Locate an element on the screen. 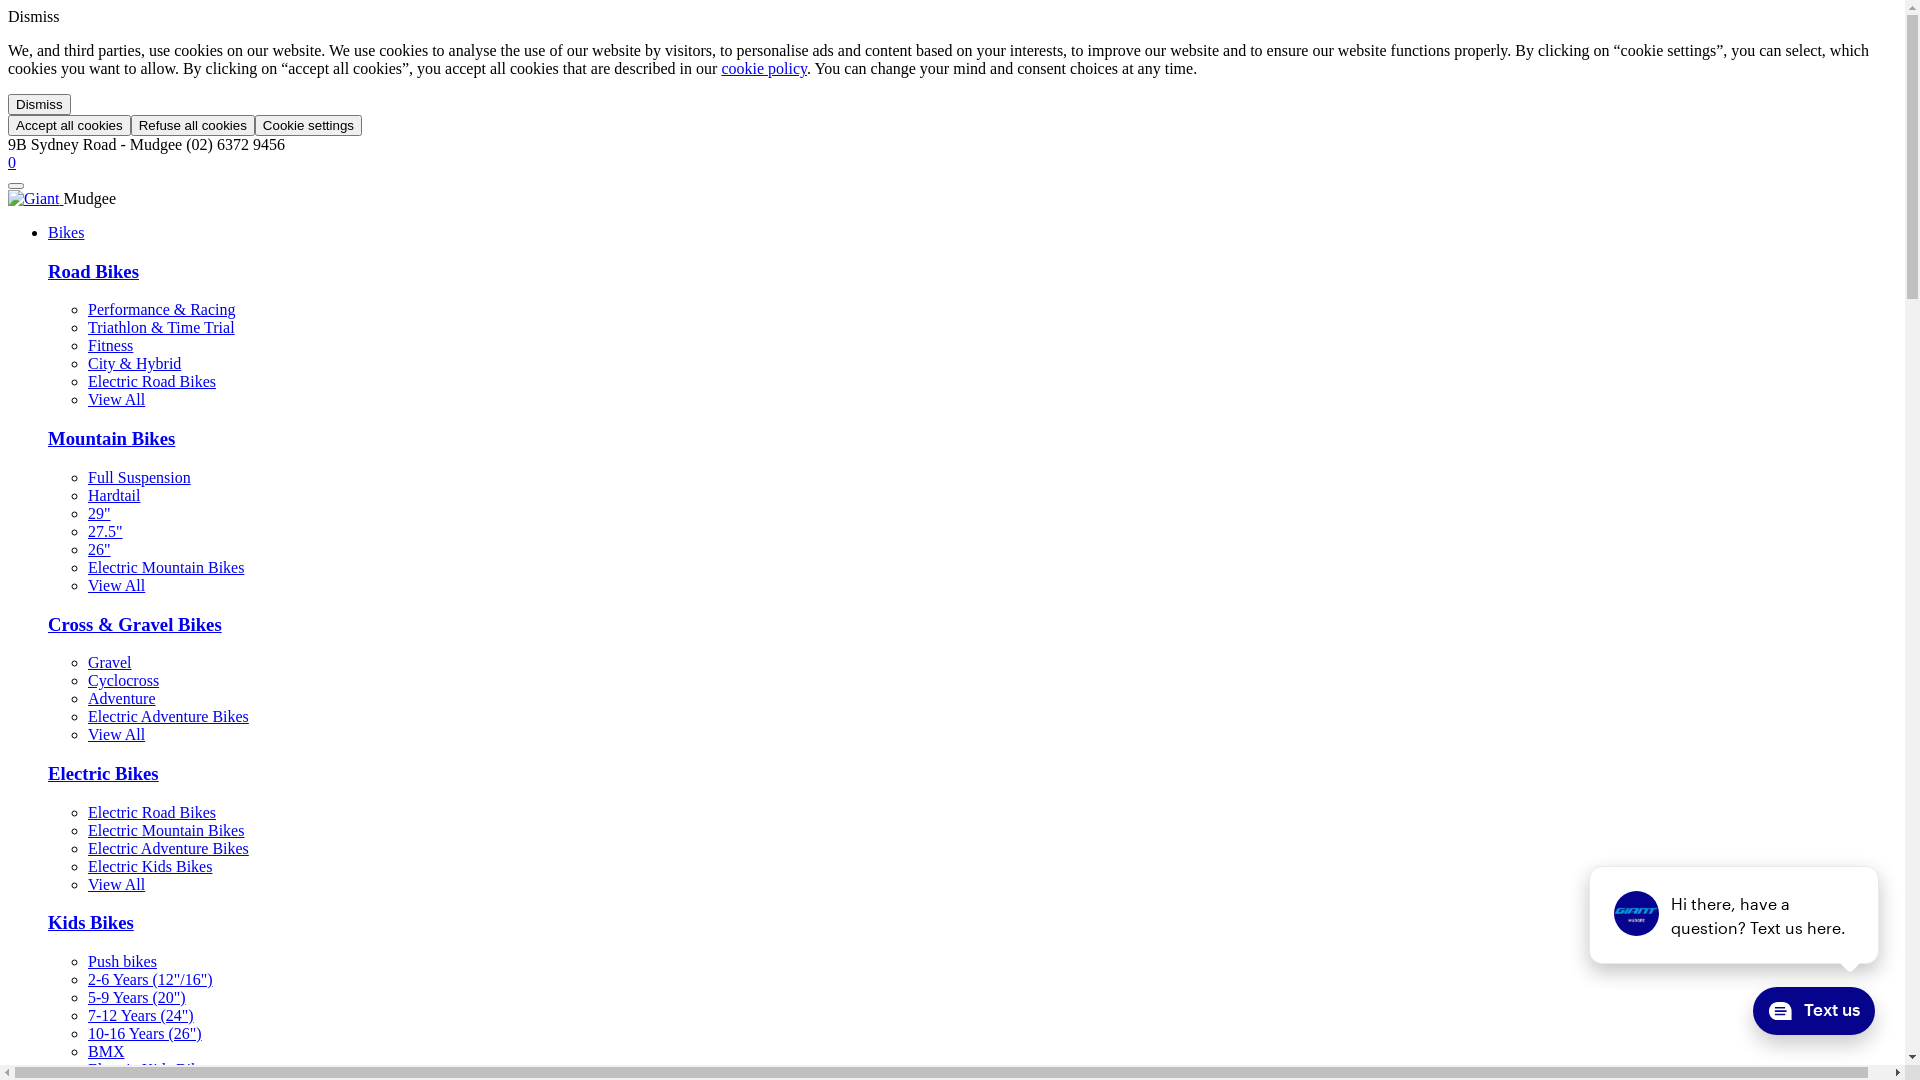 This screenshot has width=1920, height=1080. 'Road Bikes' is located at coordinates (92, 271).